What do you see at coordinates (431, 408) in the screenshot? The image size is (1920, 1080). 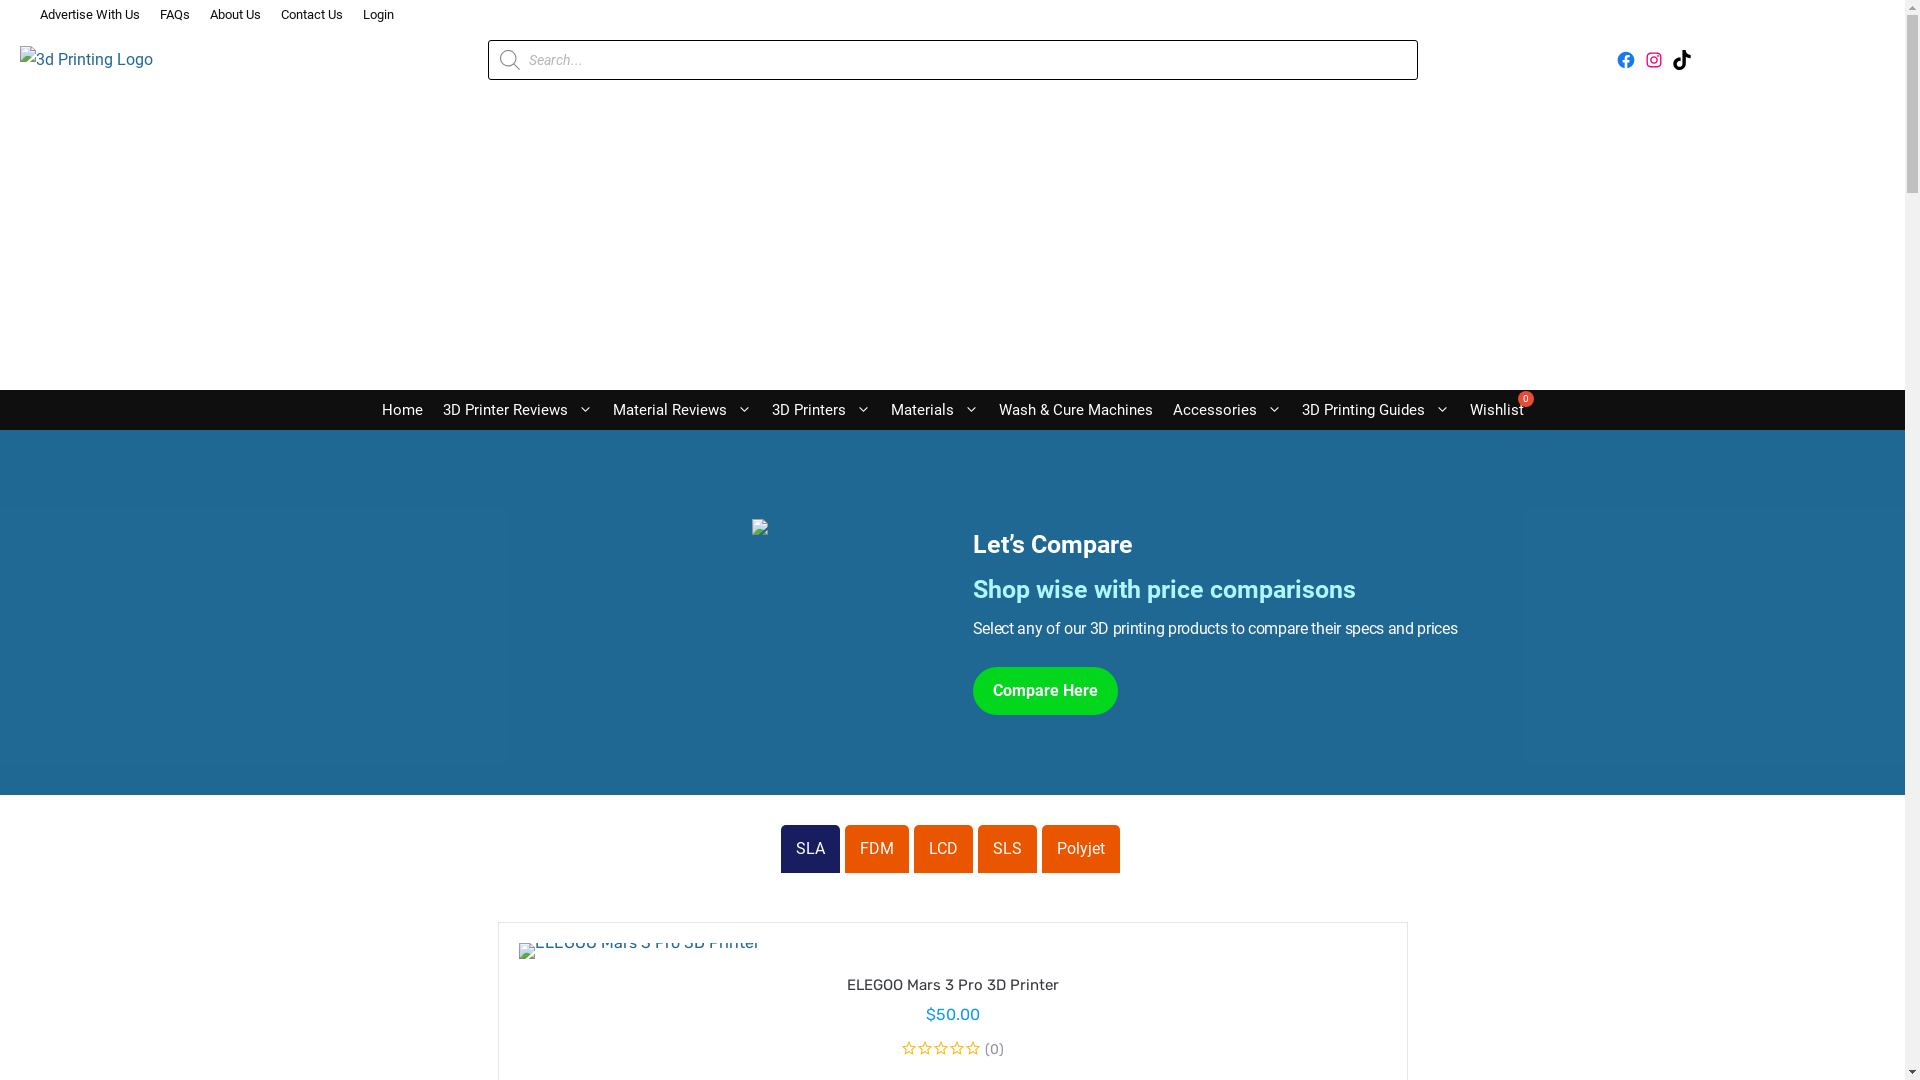 I see `'3D Printer Reviews'` at bounding box center [431, 408].